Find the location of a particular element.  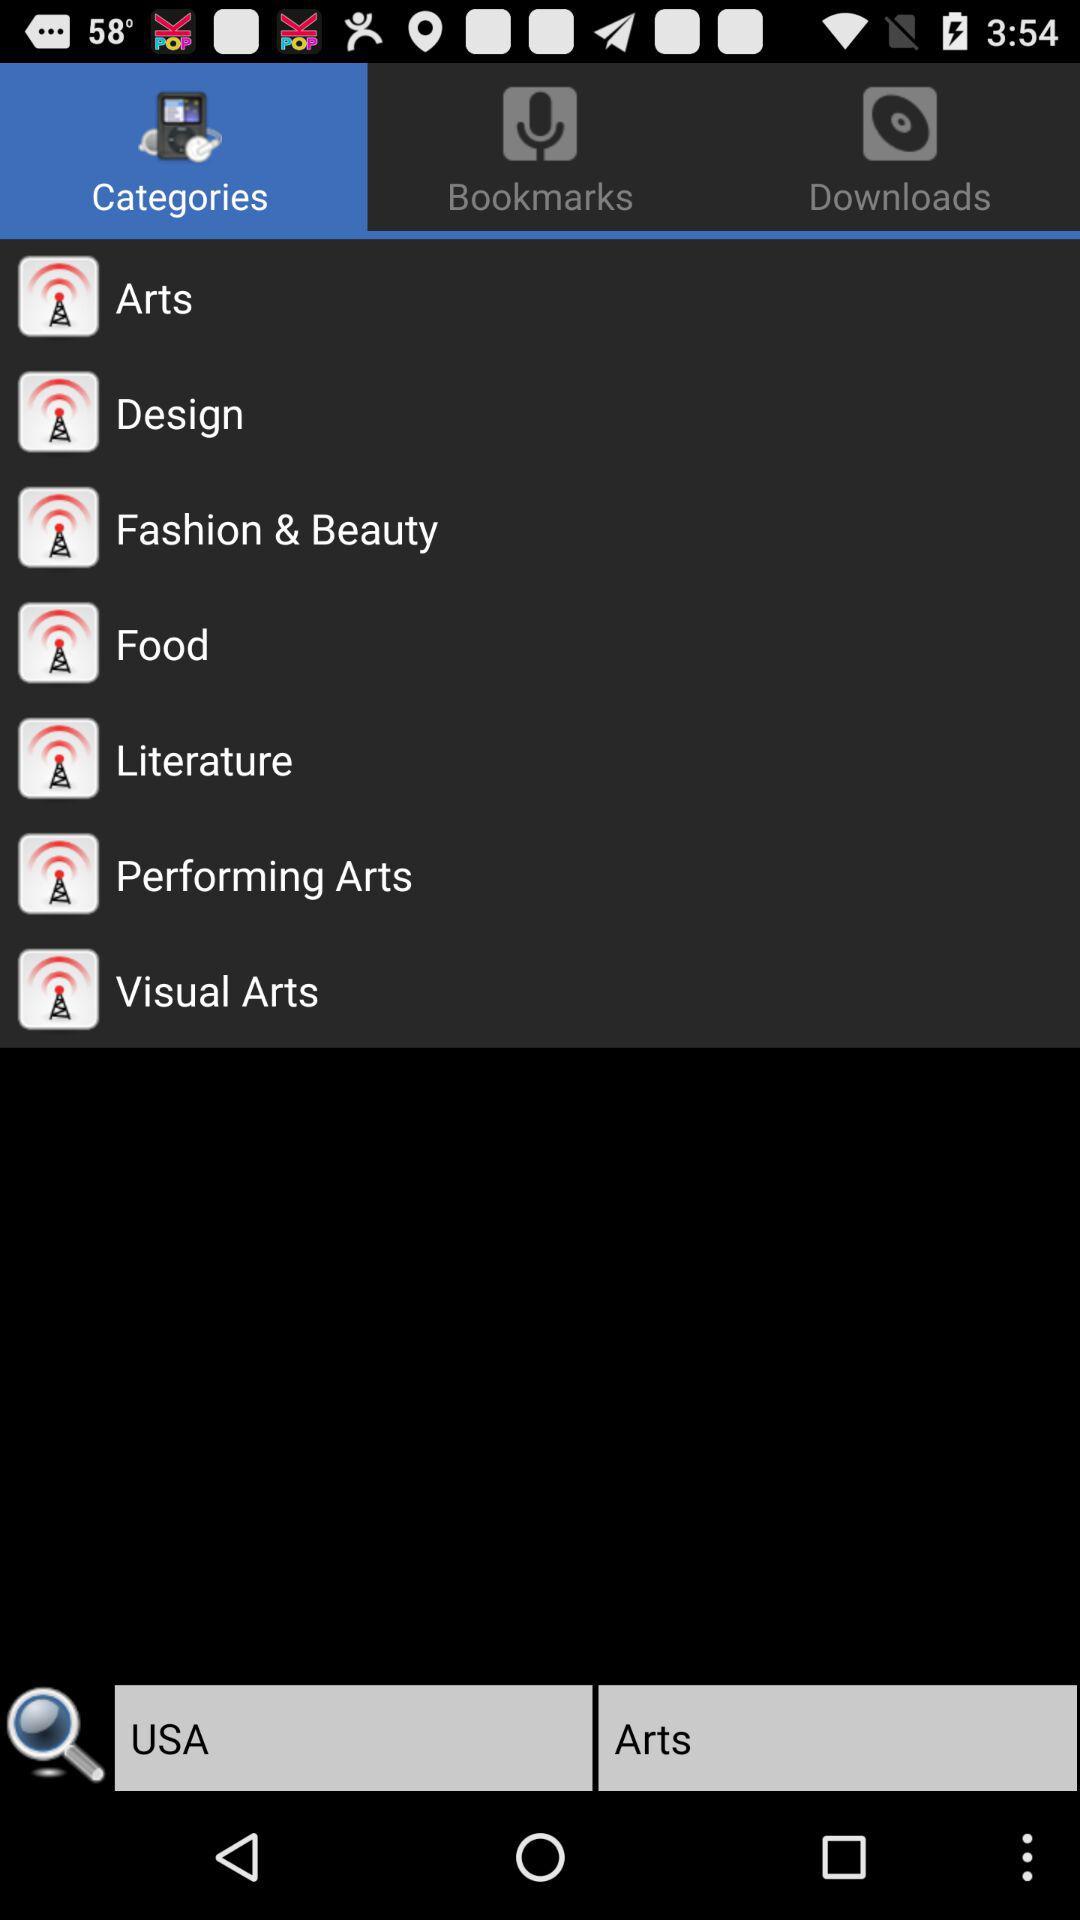

icon next to the usa app is located at coordinates (54, 1737).